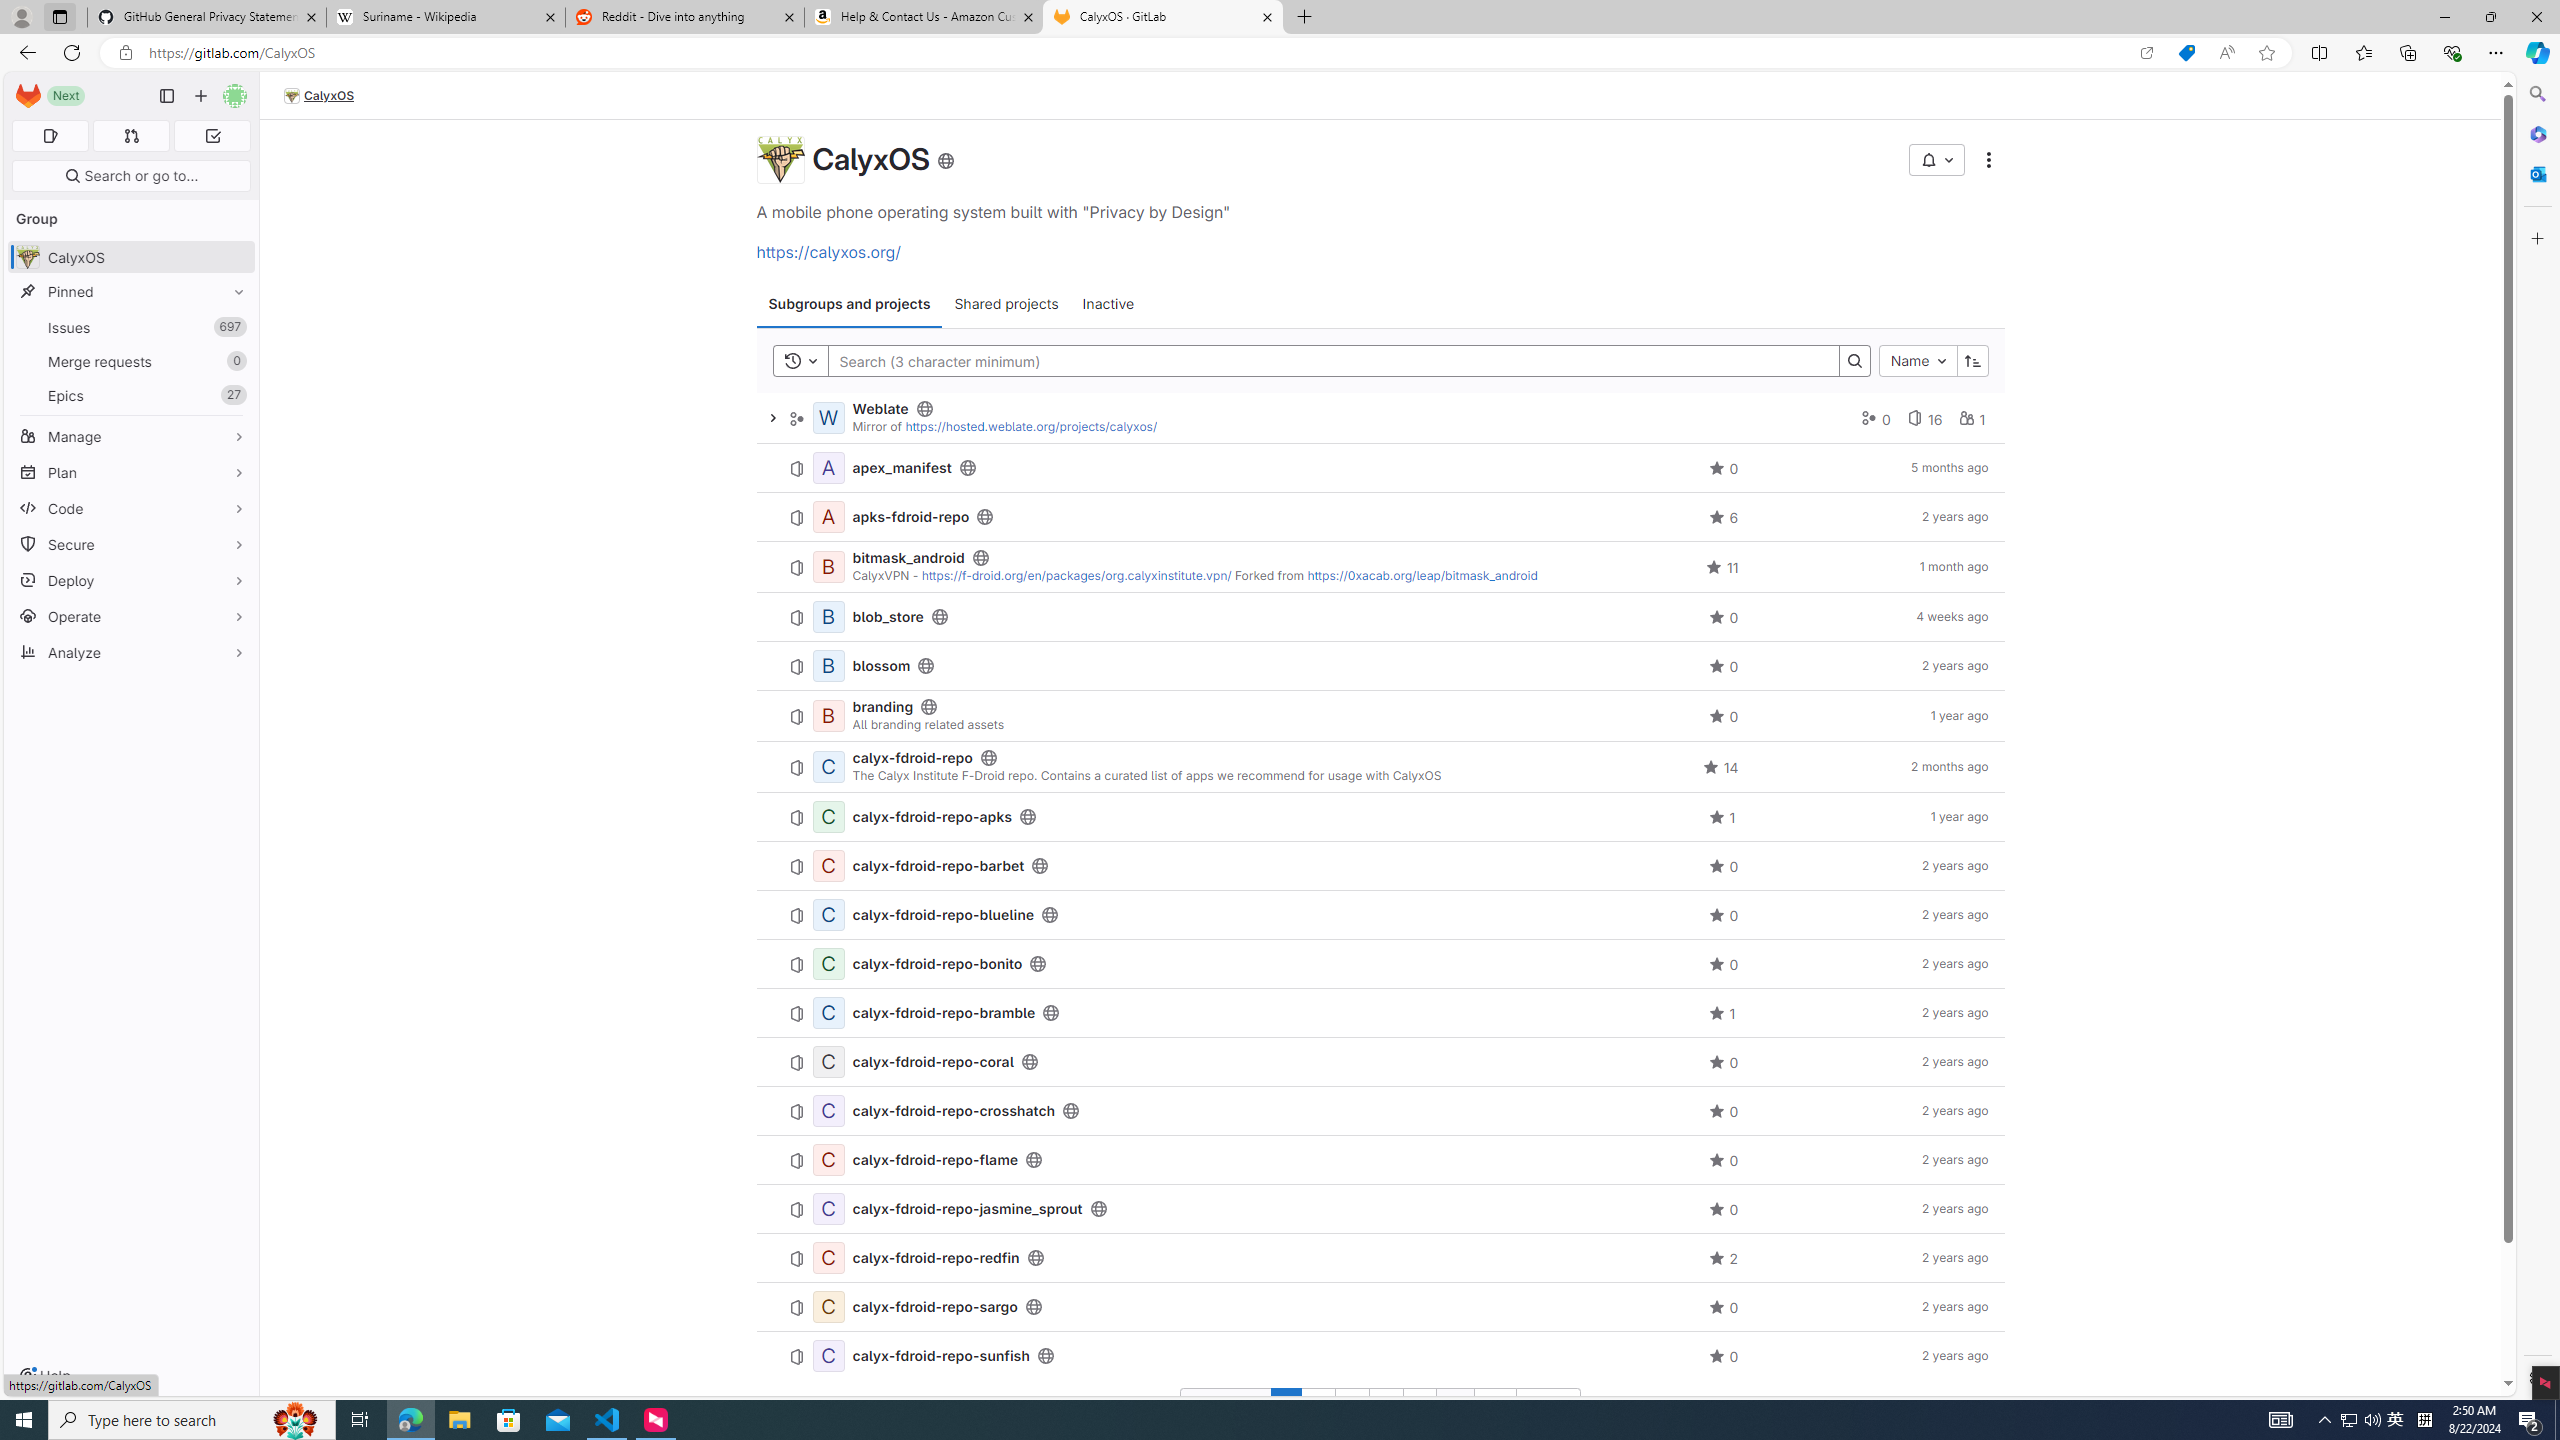 The width and height of the screenshot is (2560, 1440). I want to click on 'Unpin Merge requests', so click(233, 360).